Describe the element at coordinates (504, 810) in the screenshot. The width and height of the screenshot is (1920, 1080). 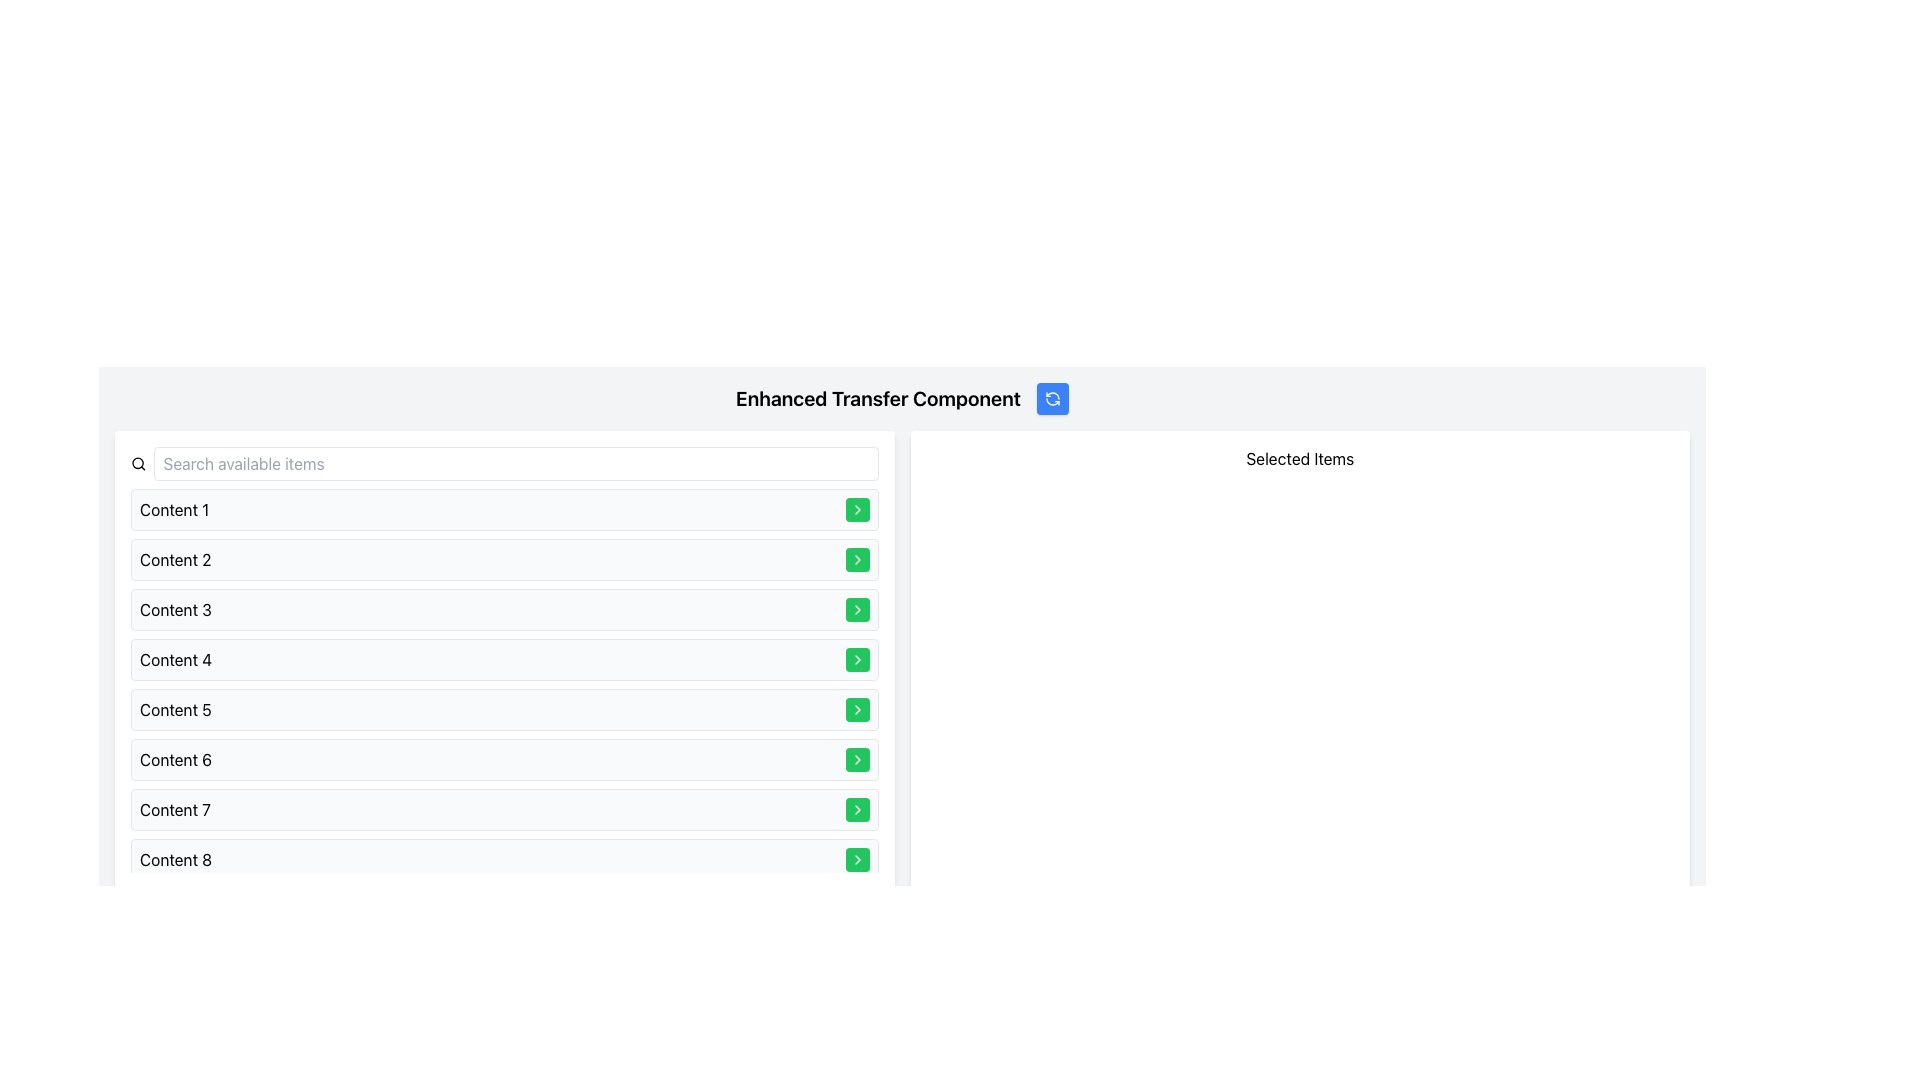
I see `the seventh list item located below 'Content 6' and above 'Content 8'` at that location.